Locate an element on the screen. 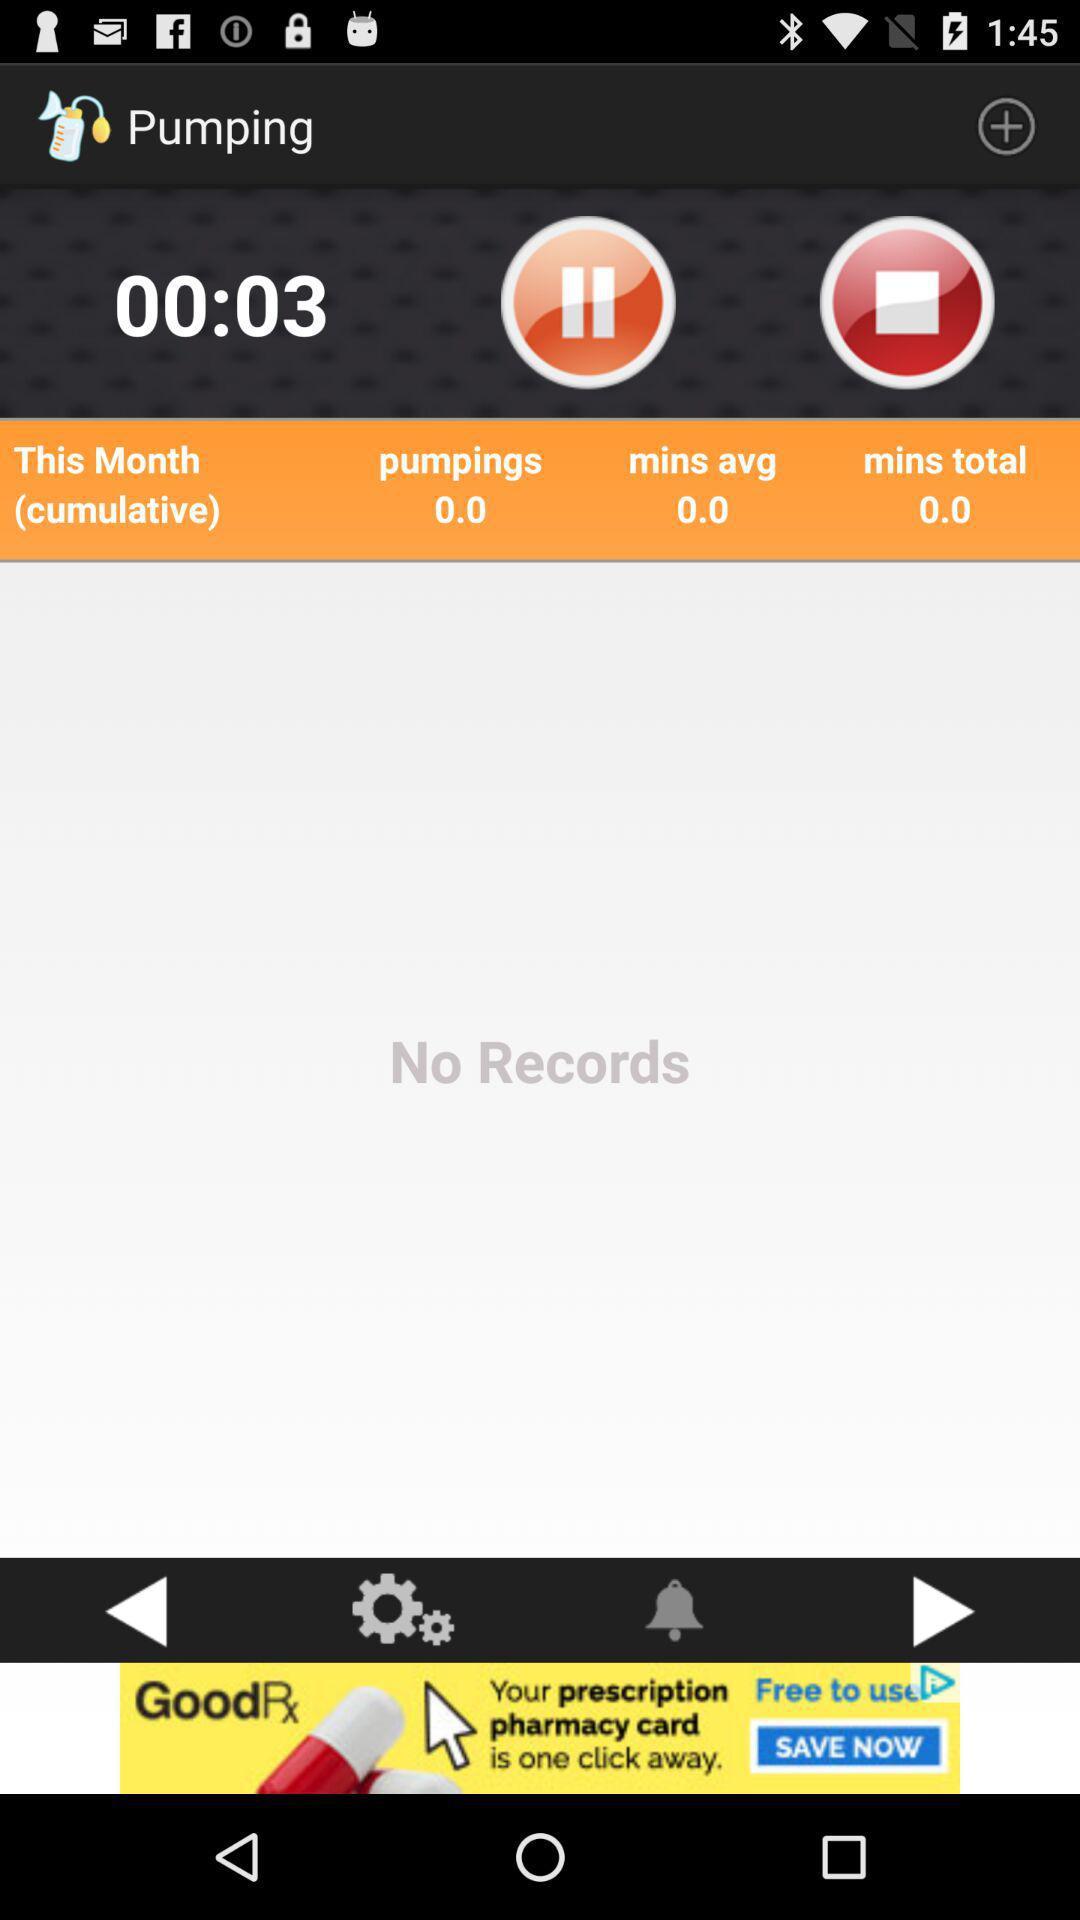 The height and width of the screenshot is (1920, 1080). settings button is located at coordinates (405, 1610).